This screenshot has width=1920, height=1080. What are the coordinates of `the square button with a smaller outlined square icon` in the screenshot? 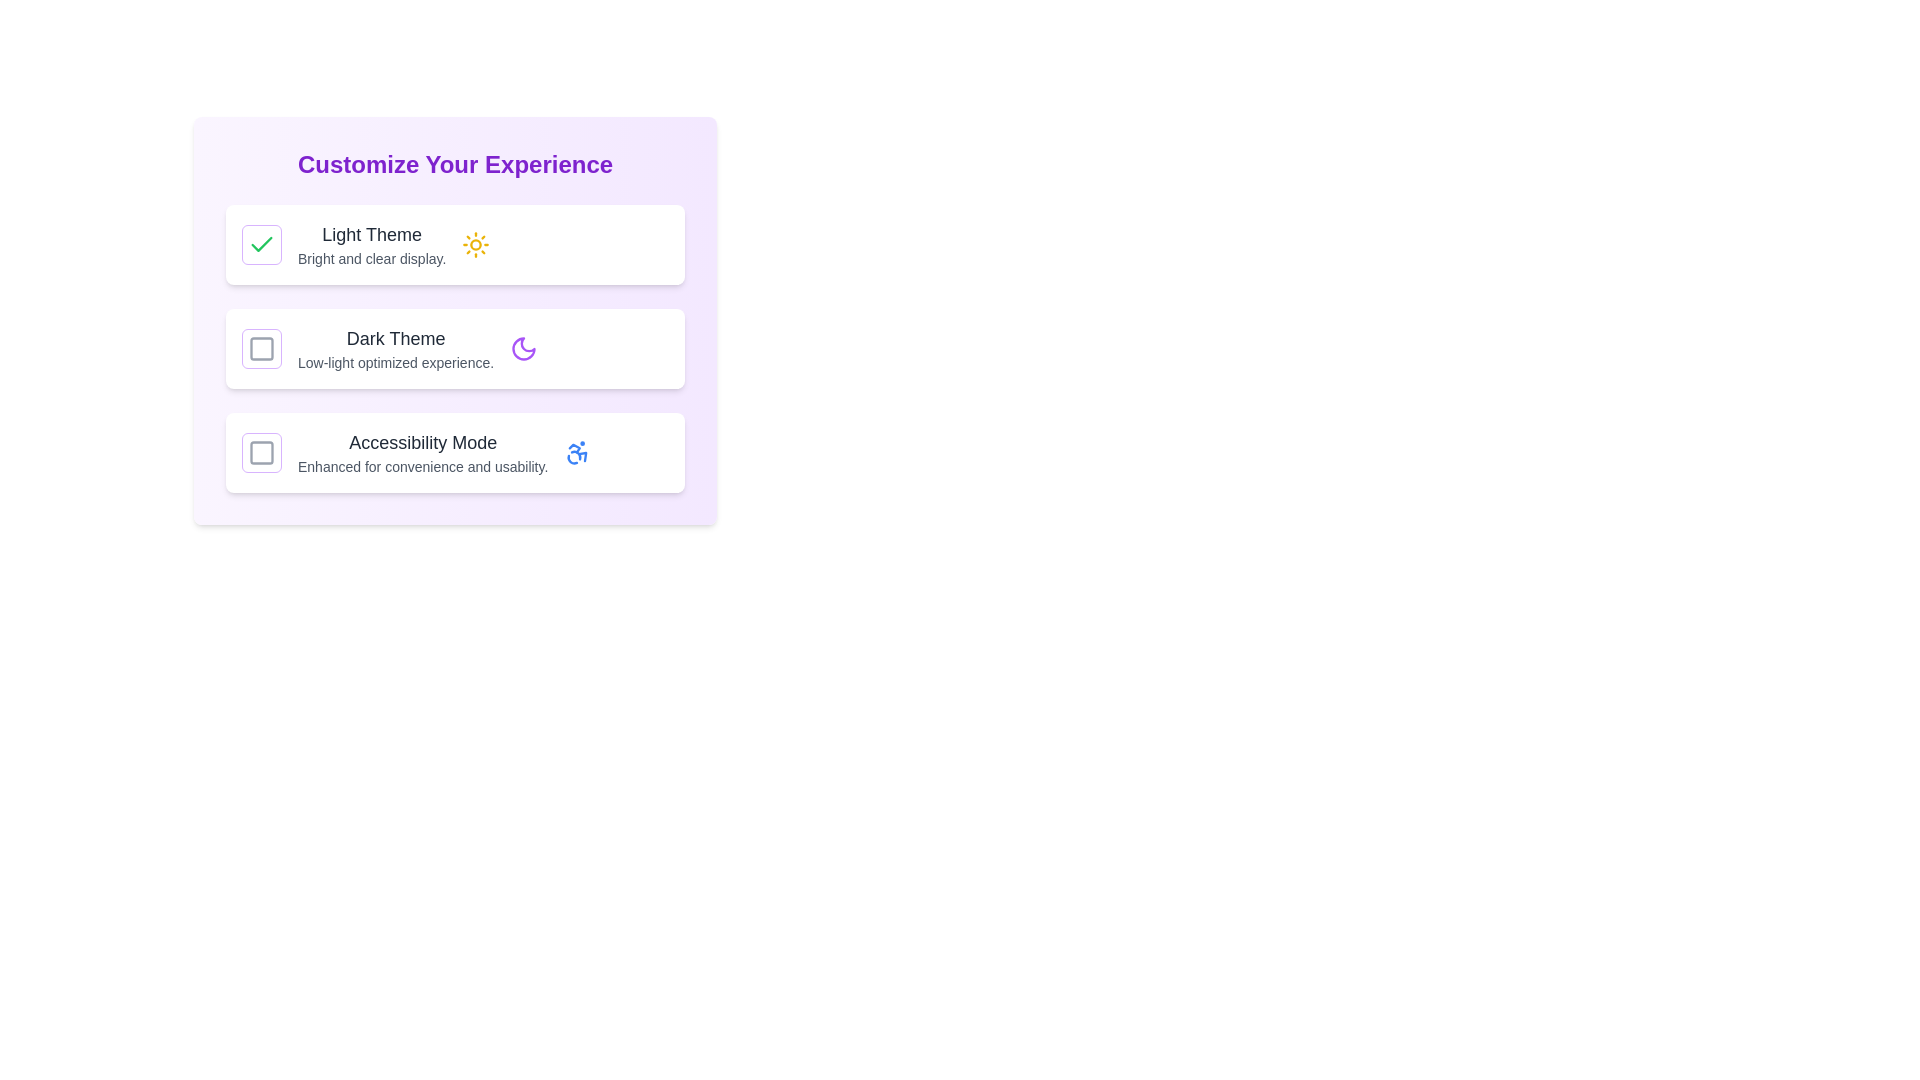 It's located at (261, 452).